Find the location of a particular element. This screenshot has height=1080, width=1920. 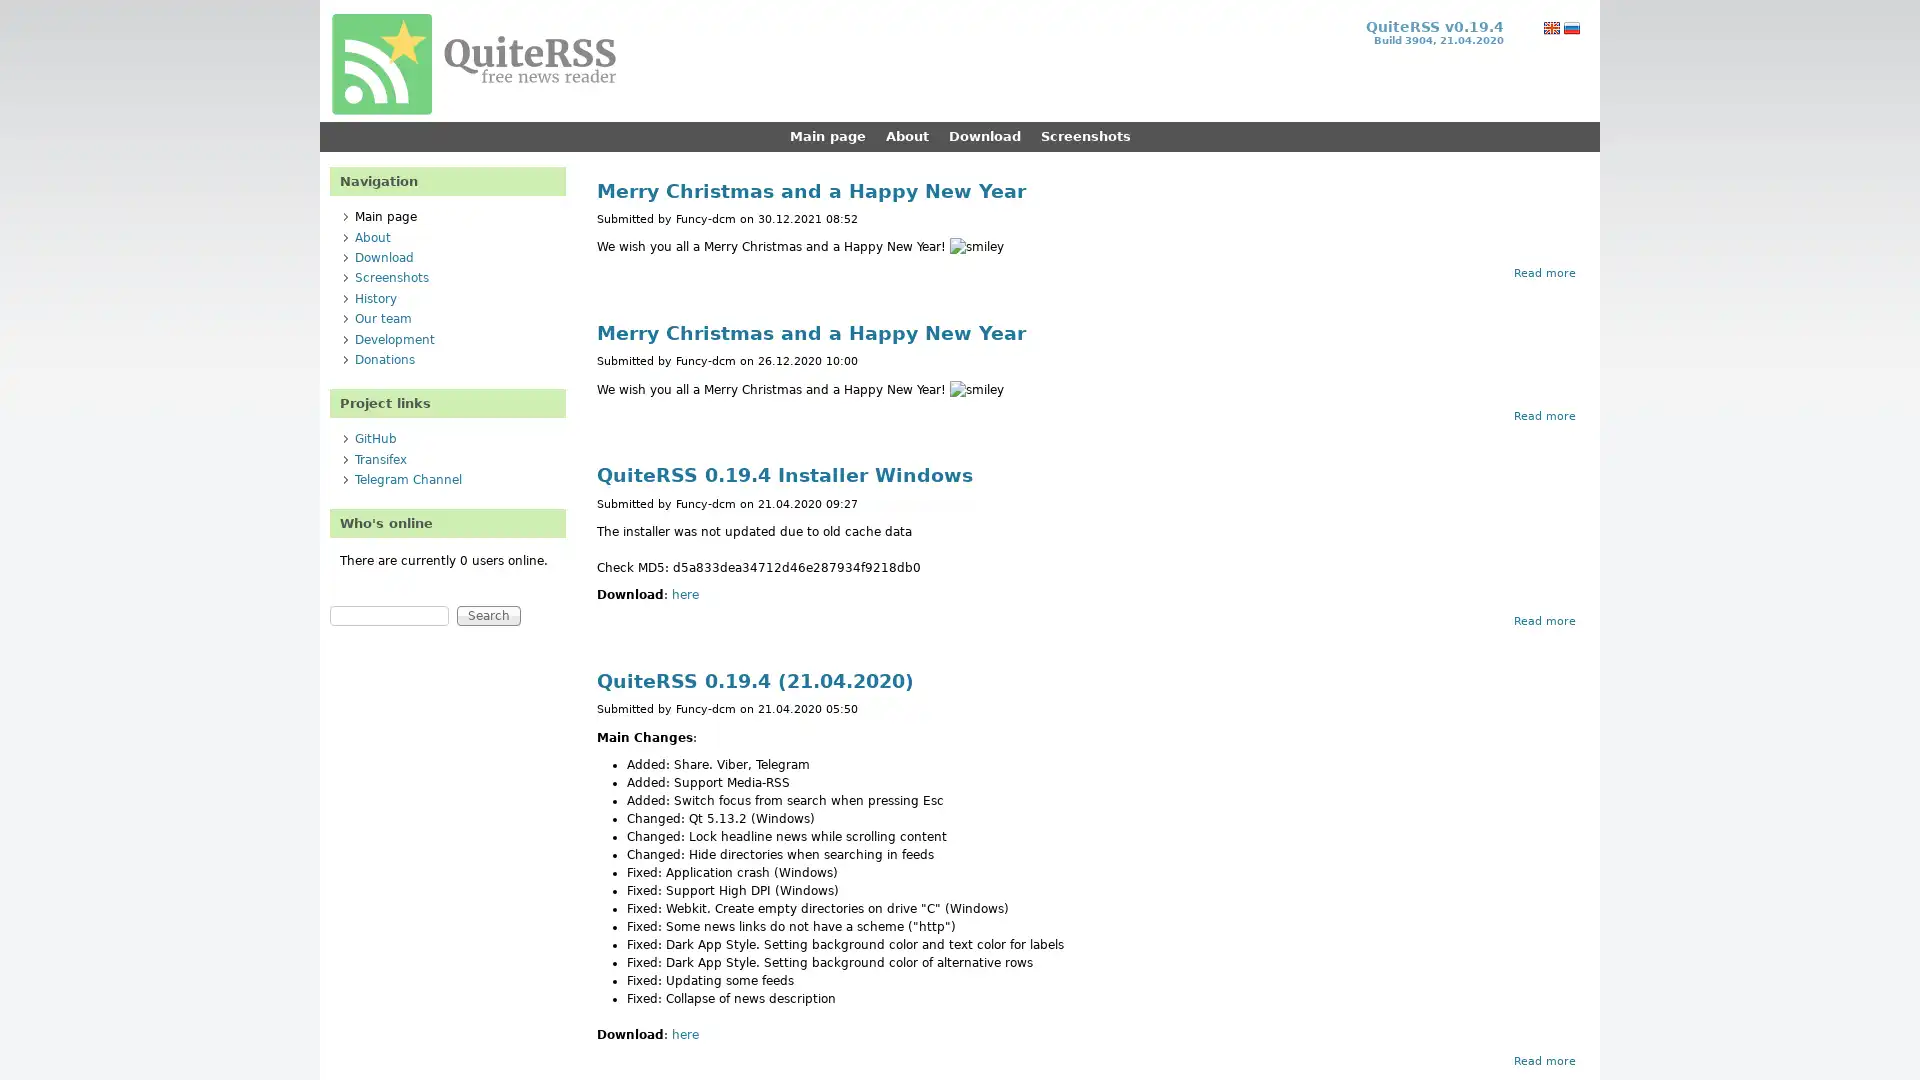

Search is located at coordinates (489, 615).